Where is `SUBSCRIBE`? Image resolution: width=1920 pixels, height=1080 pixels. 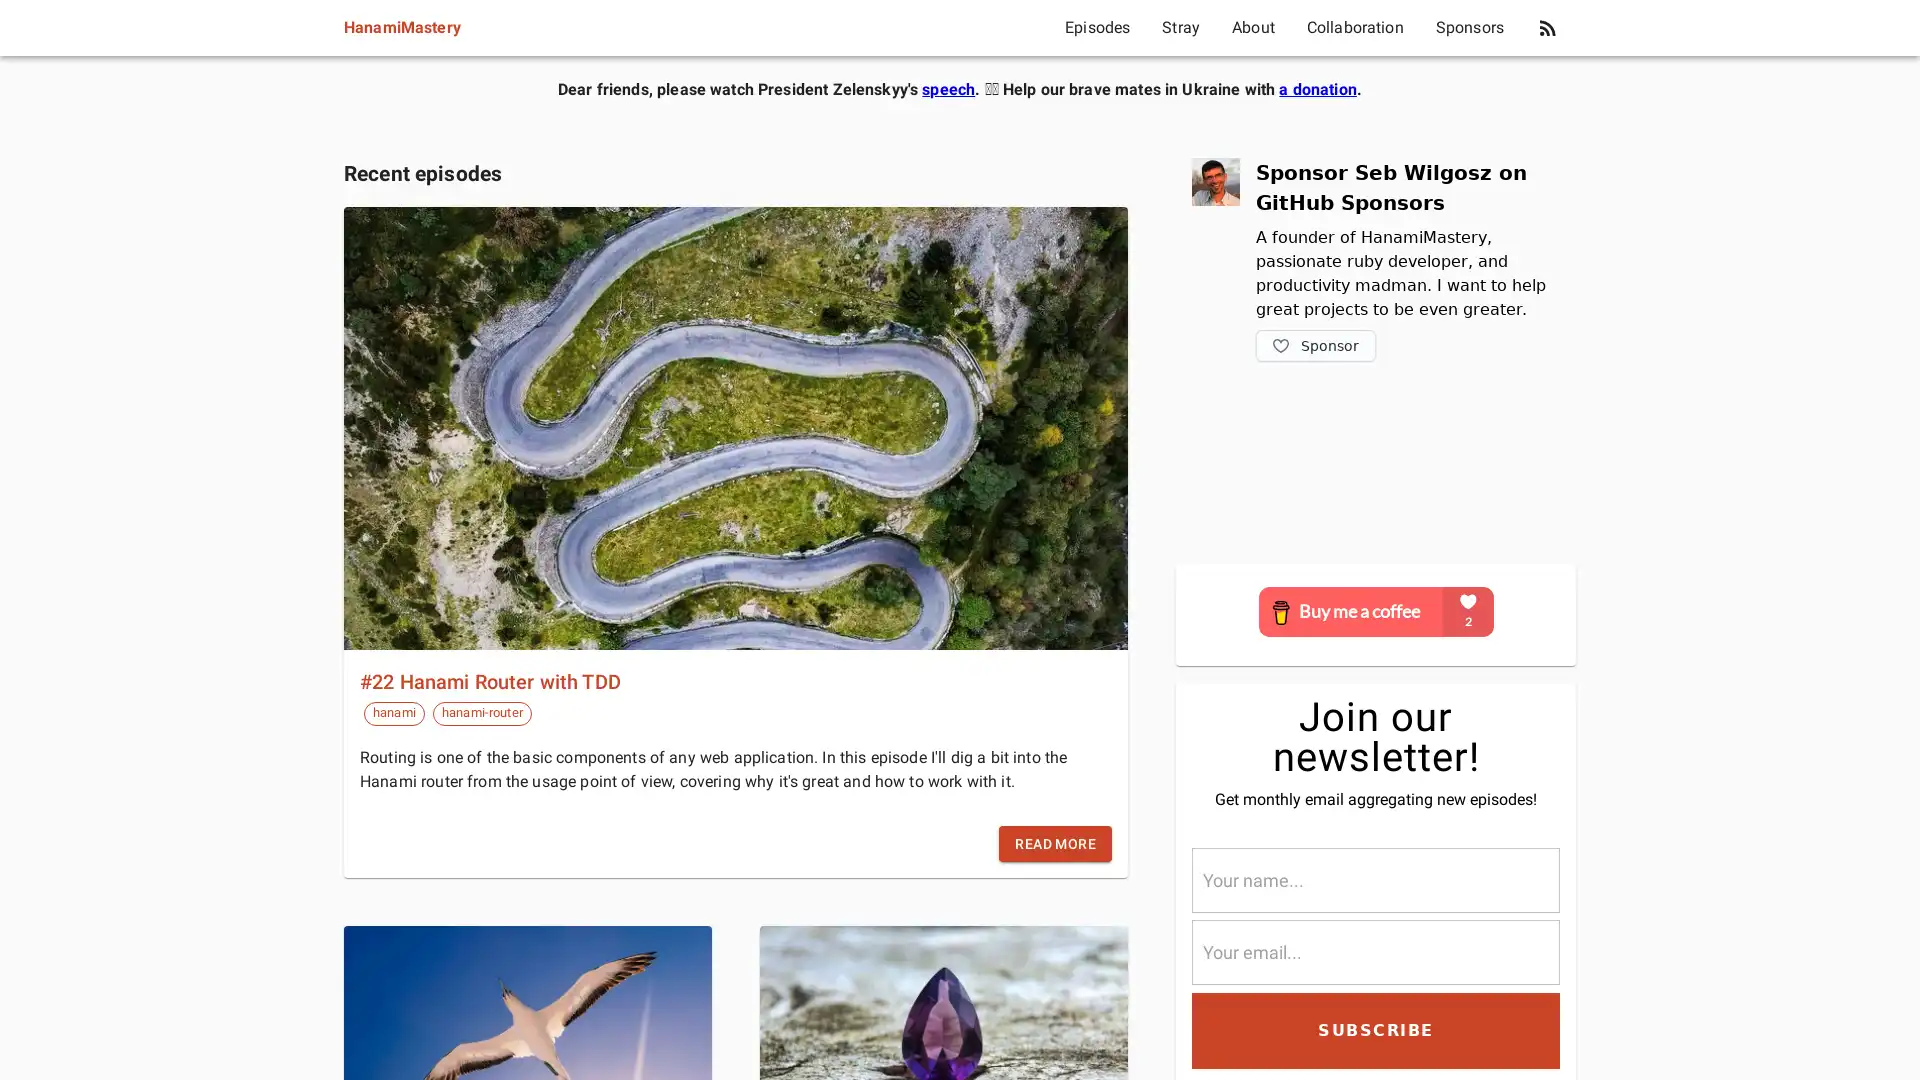
SUBSCRIBE is located at coordinates (1375, 1029).